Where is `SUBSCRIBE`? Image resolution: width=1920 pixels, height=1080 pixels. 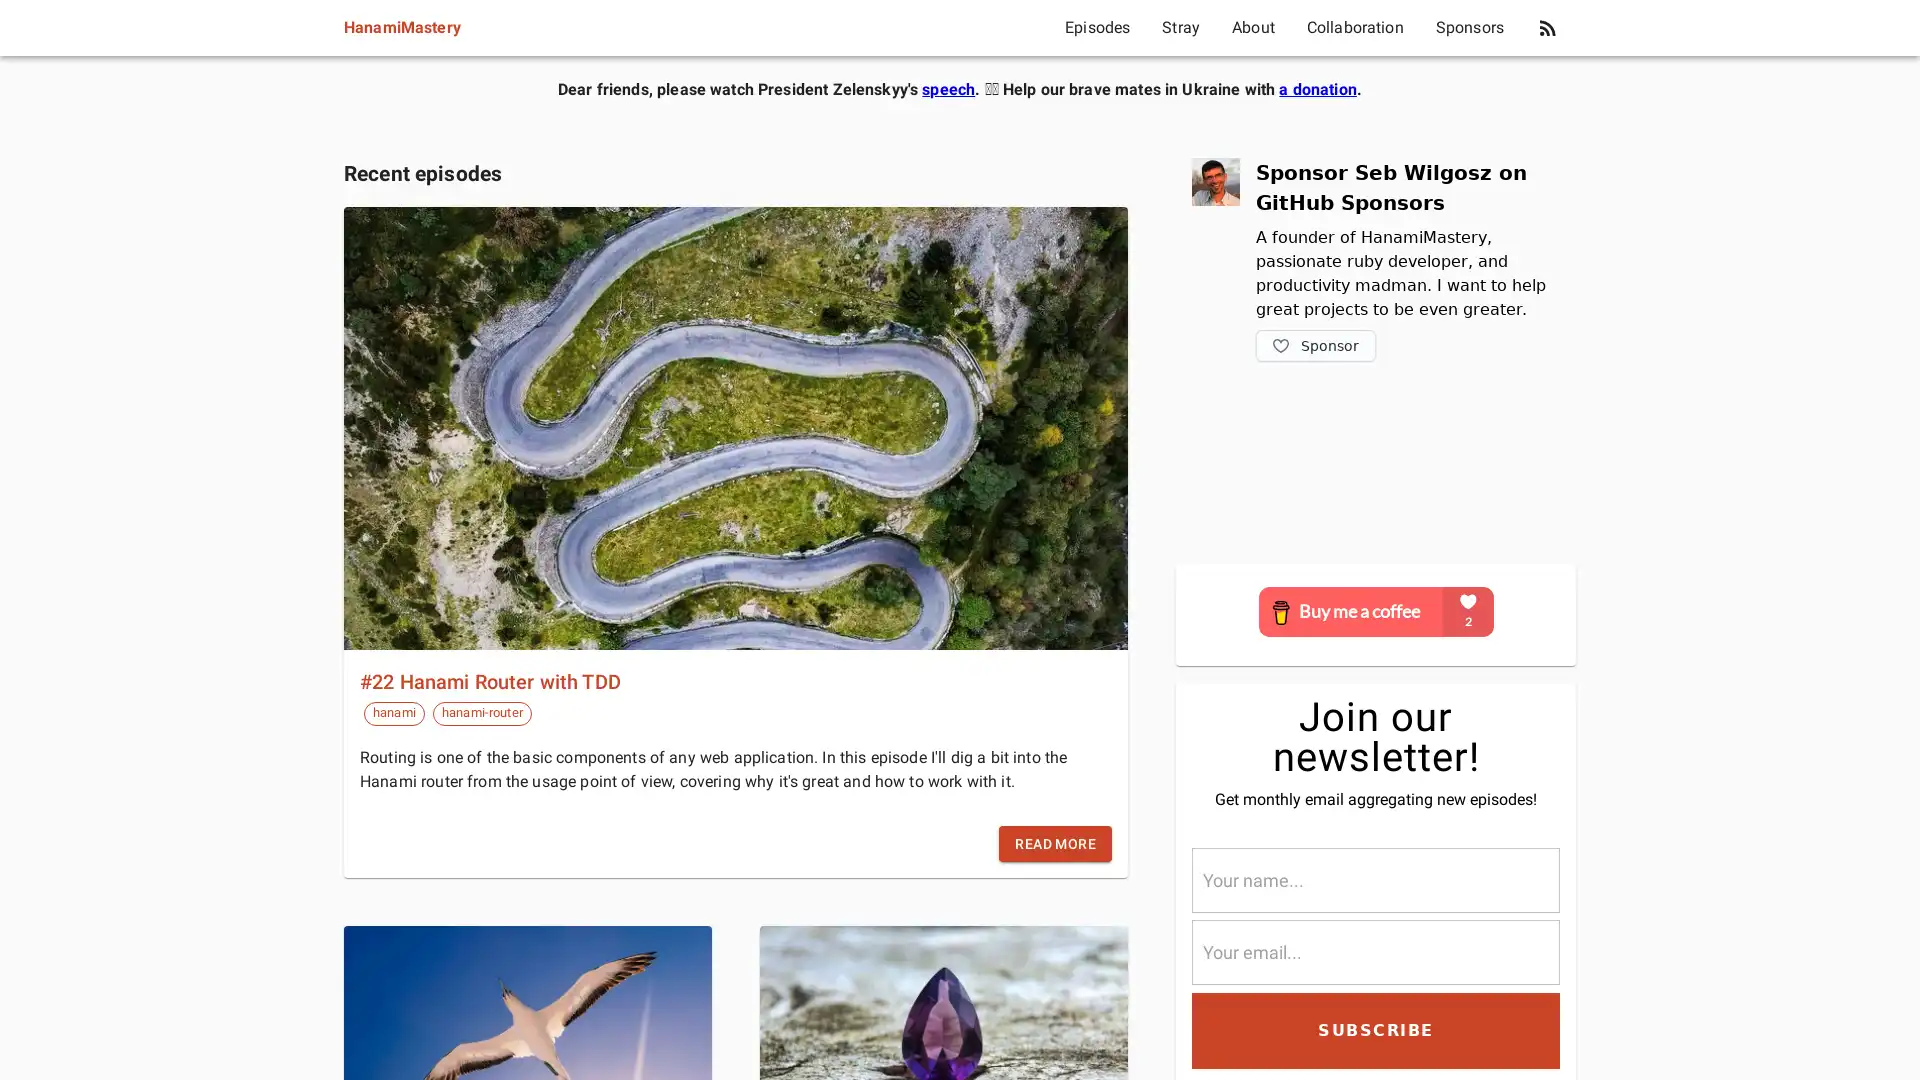
SUBSCRIBE is located at coordinates (1375, 1029).